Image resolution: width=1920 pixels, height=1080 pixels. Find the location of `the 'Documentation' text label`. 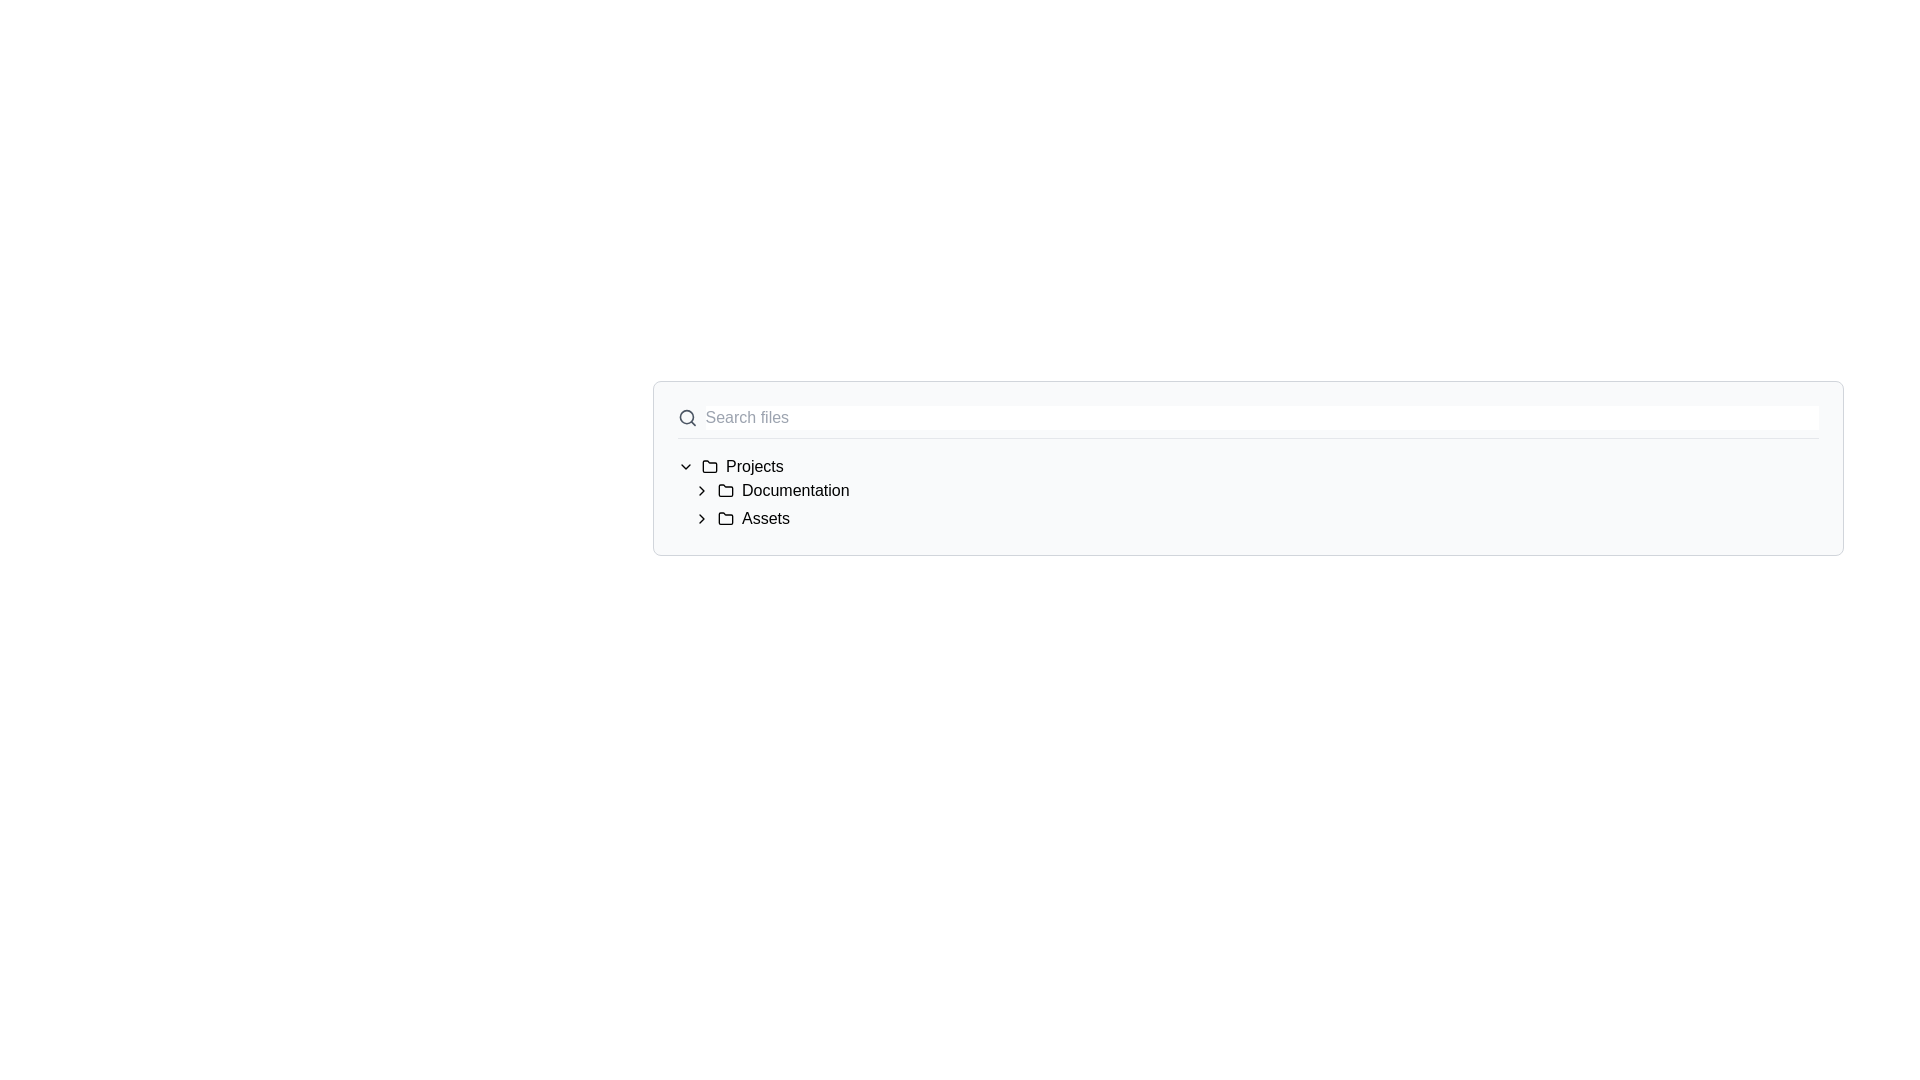

the 'Documentation' text label is located at coordinates (794, 490).